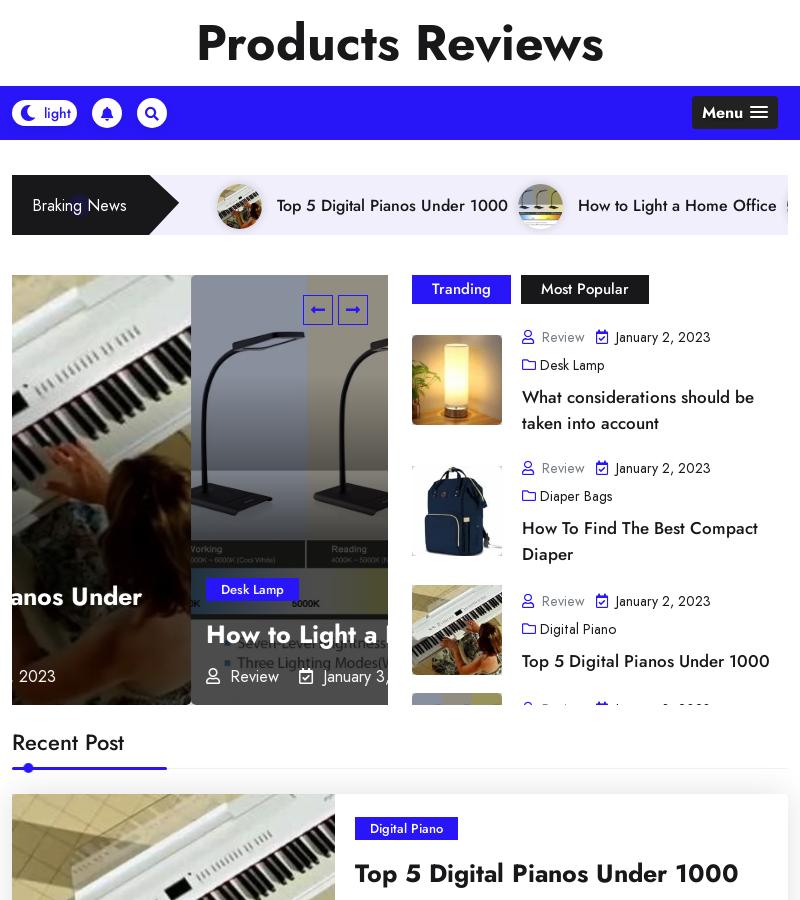 This screenshot has width=800, height=900. I want to click on 'Factors to Consider When Choosing a Diaper Bag For Boys', so click(544, 737).